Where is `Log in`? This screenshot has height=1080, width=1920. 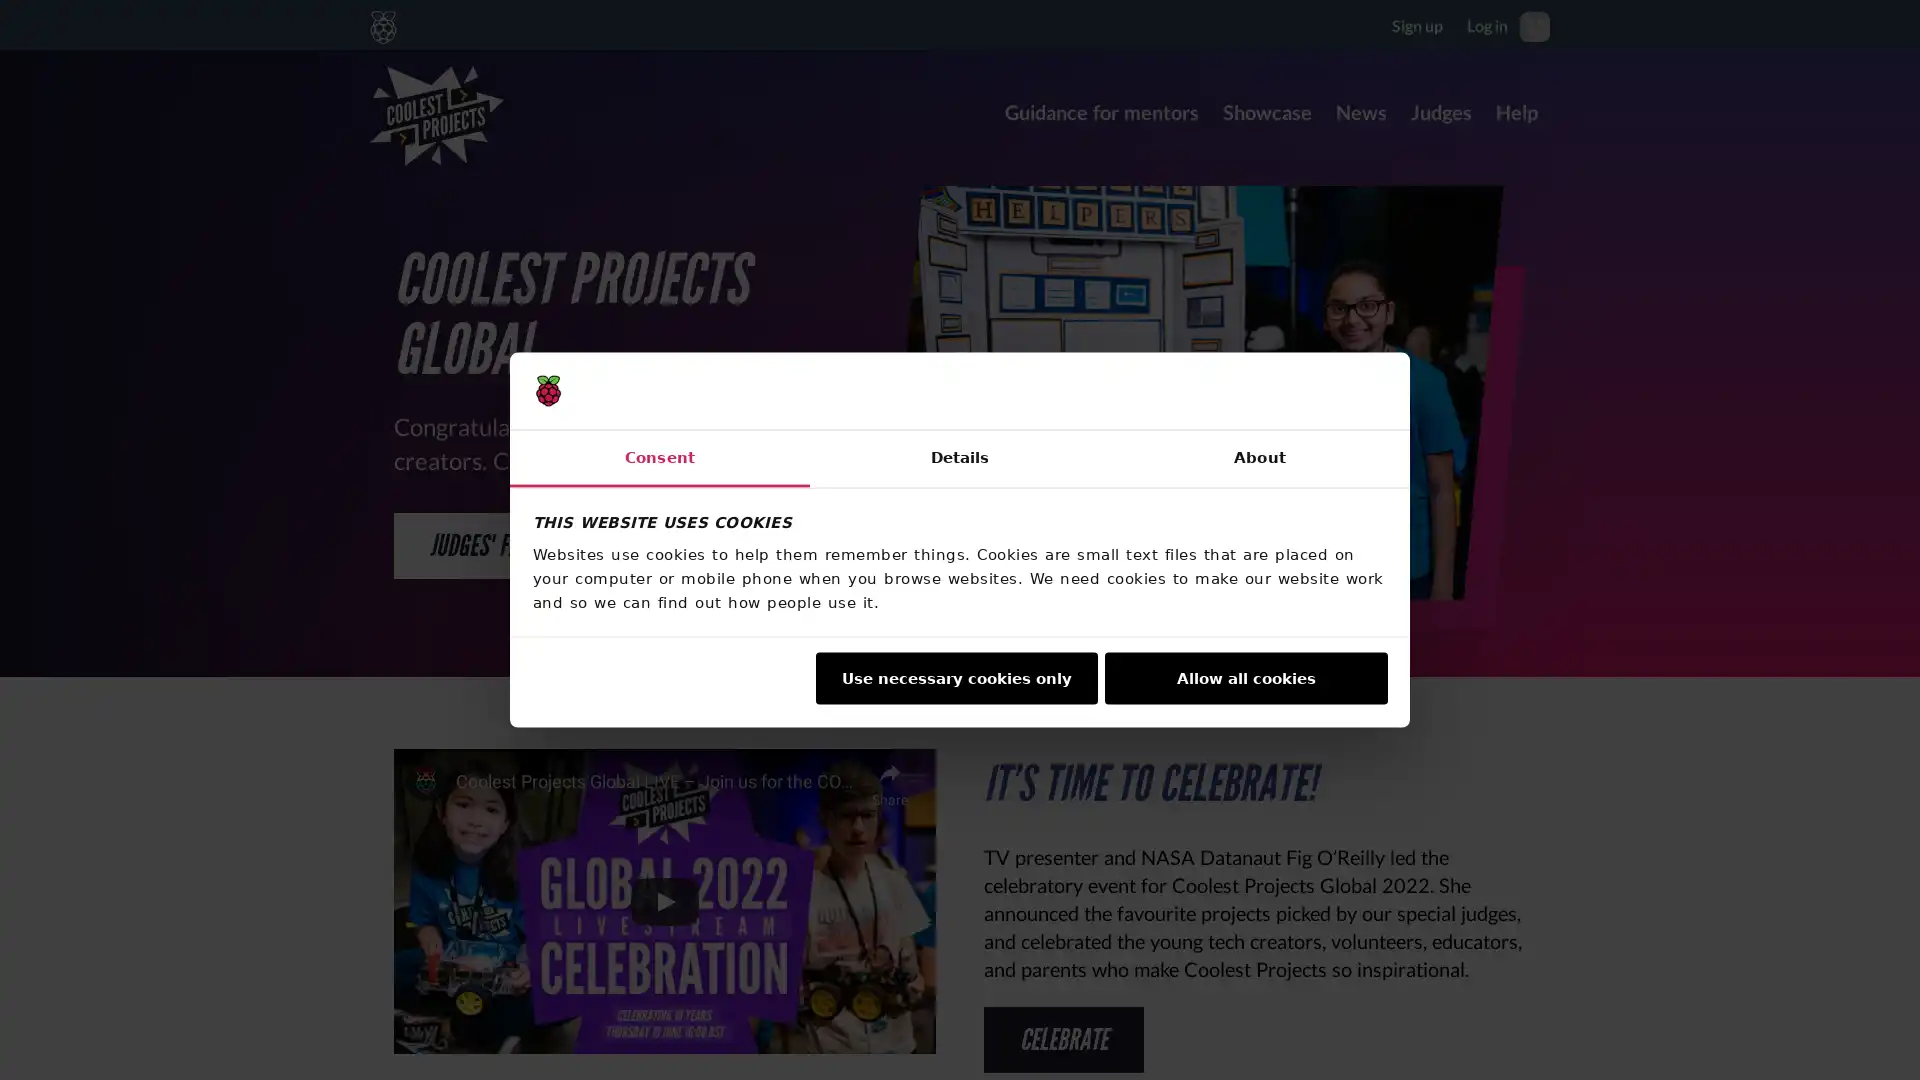
Log in is located at coordinates (1487, 24).